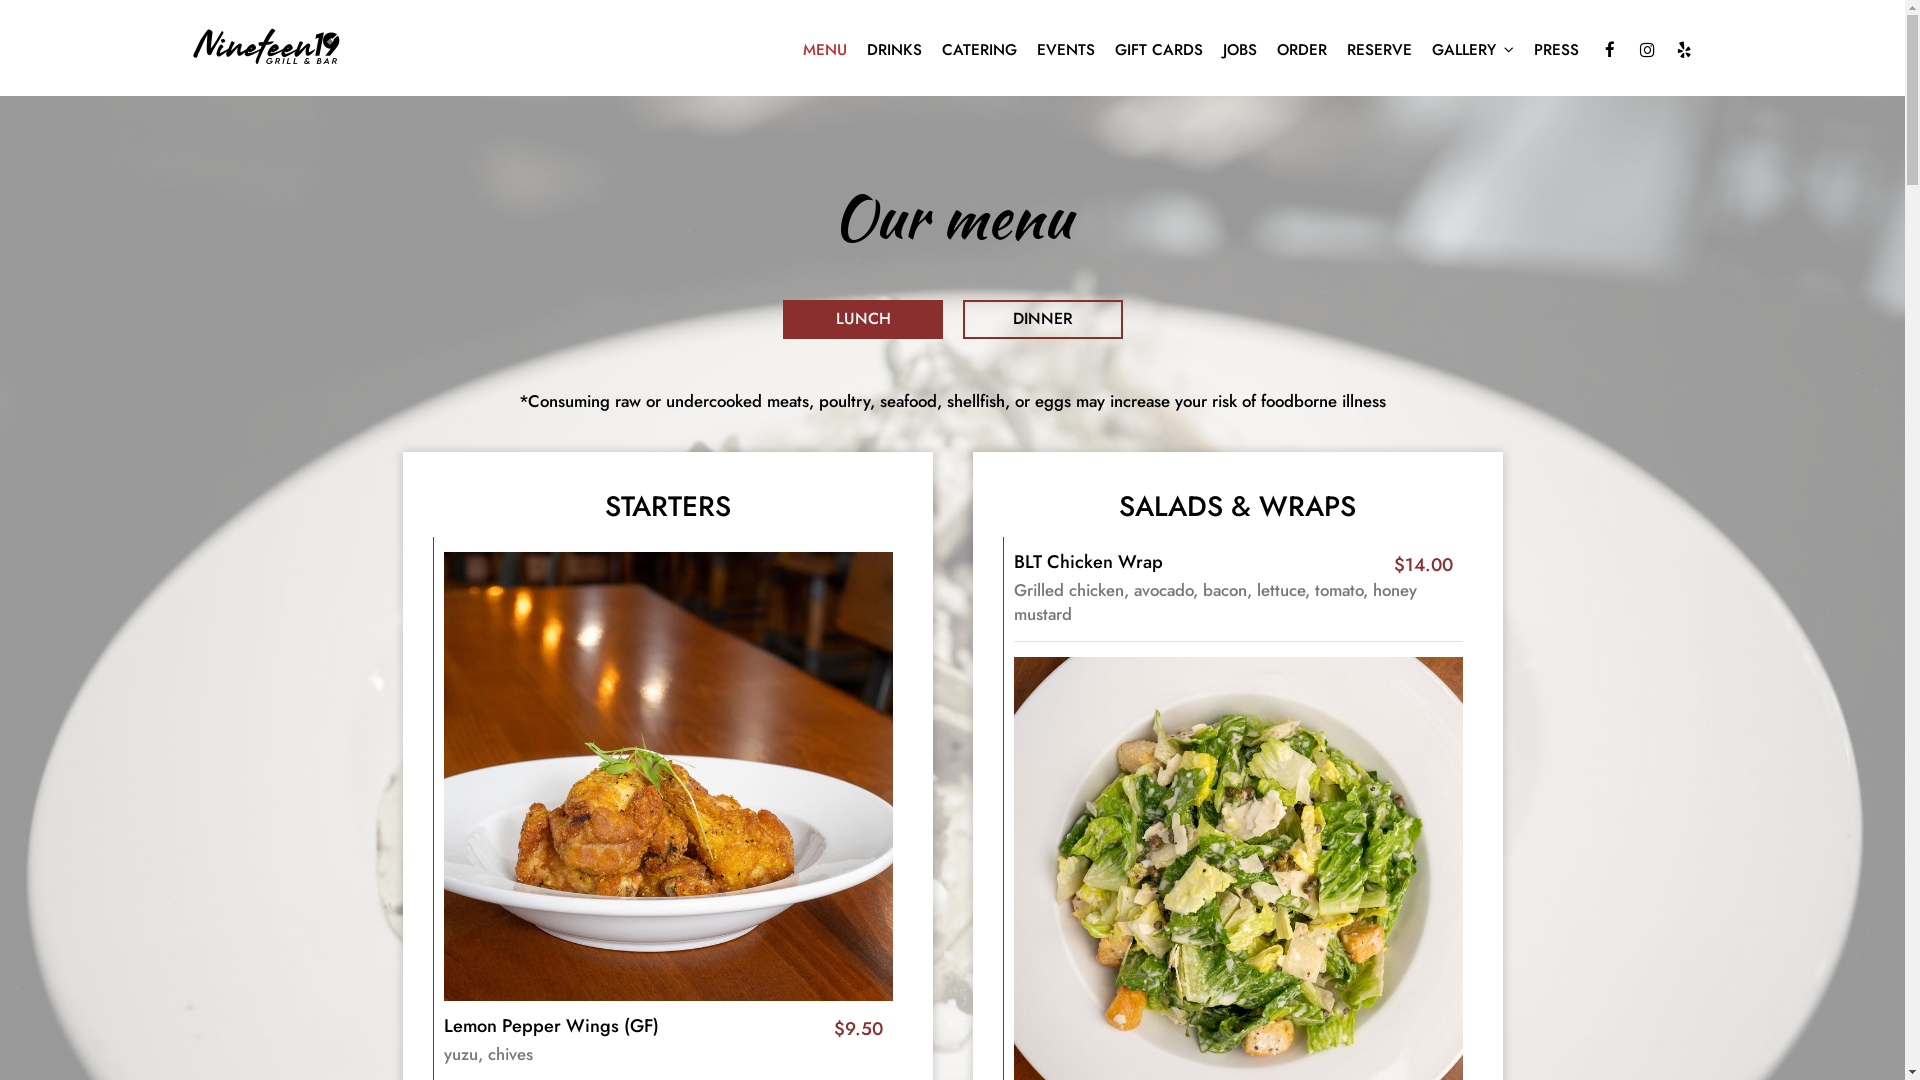 The width and height of the screenshot is (1920, 1080). What do you see at coordinates (862, 318) in the screenshot?
I see `'LUNCH'` at bounding box center [862, 318].